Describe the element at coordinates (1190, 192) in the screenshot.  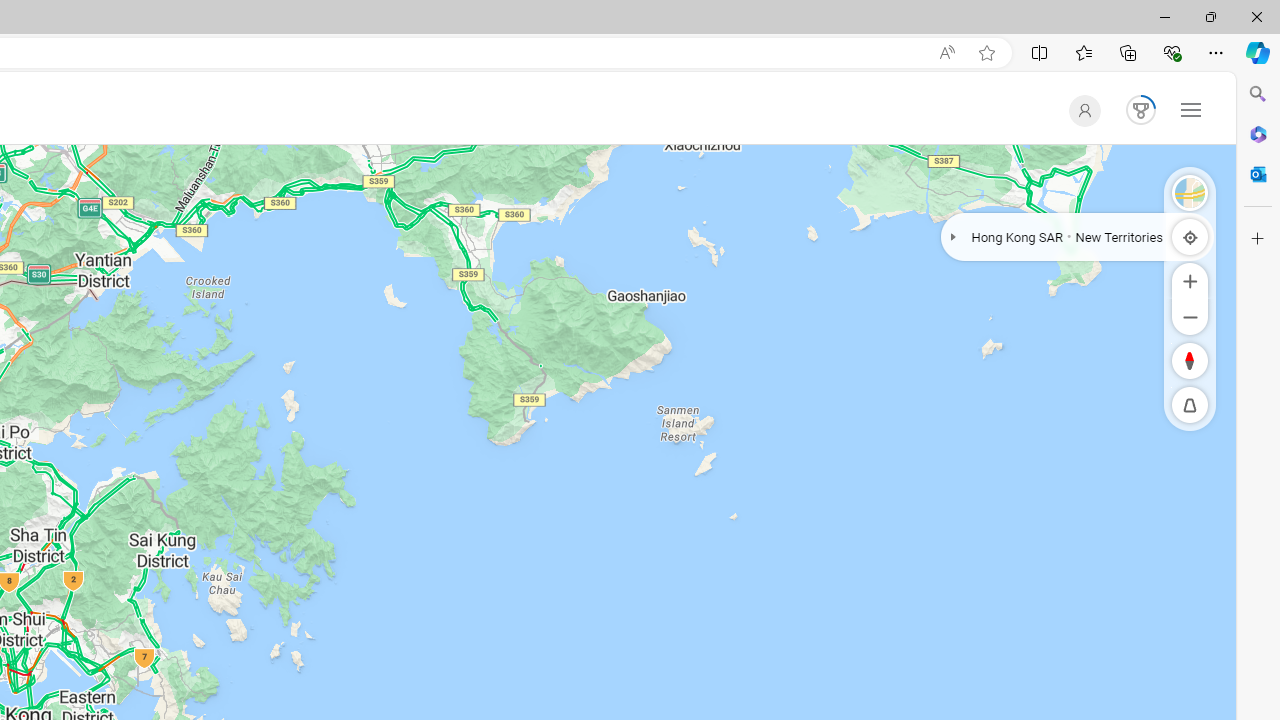
I see `'Road'` at that location.